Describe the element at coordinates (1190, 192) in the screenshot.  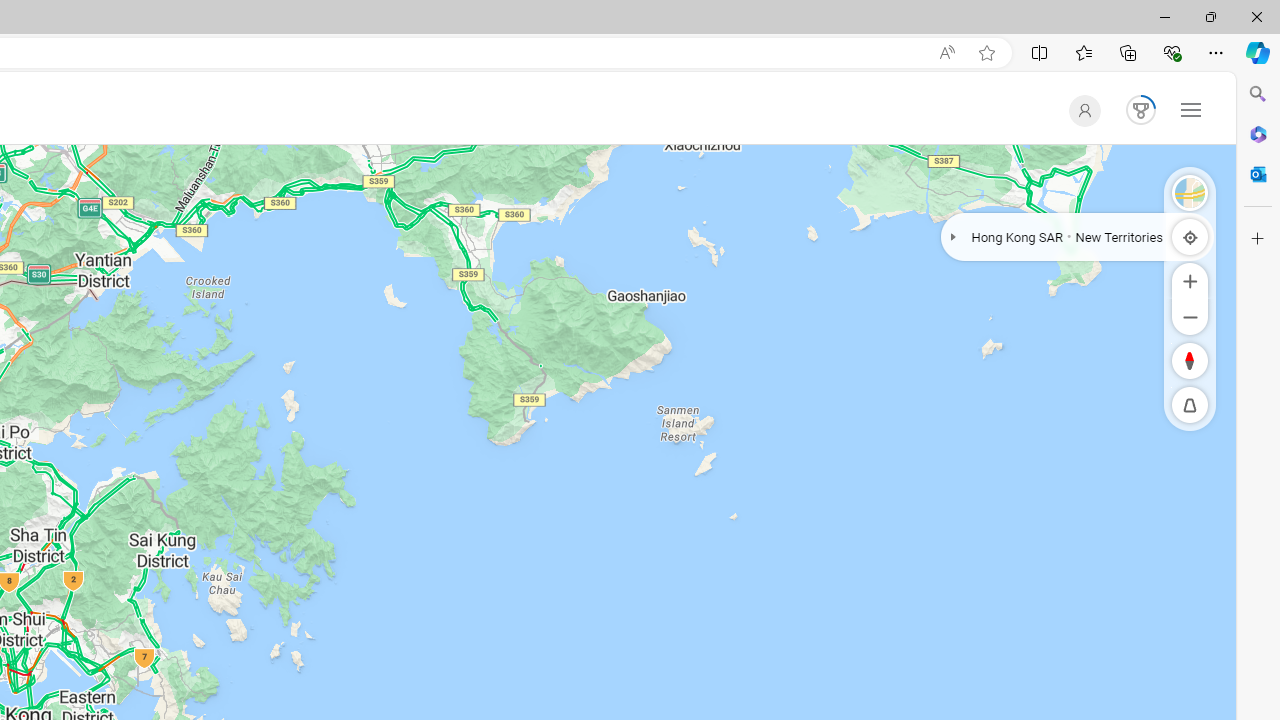
I see `'Road'` at that location.